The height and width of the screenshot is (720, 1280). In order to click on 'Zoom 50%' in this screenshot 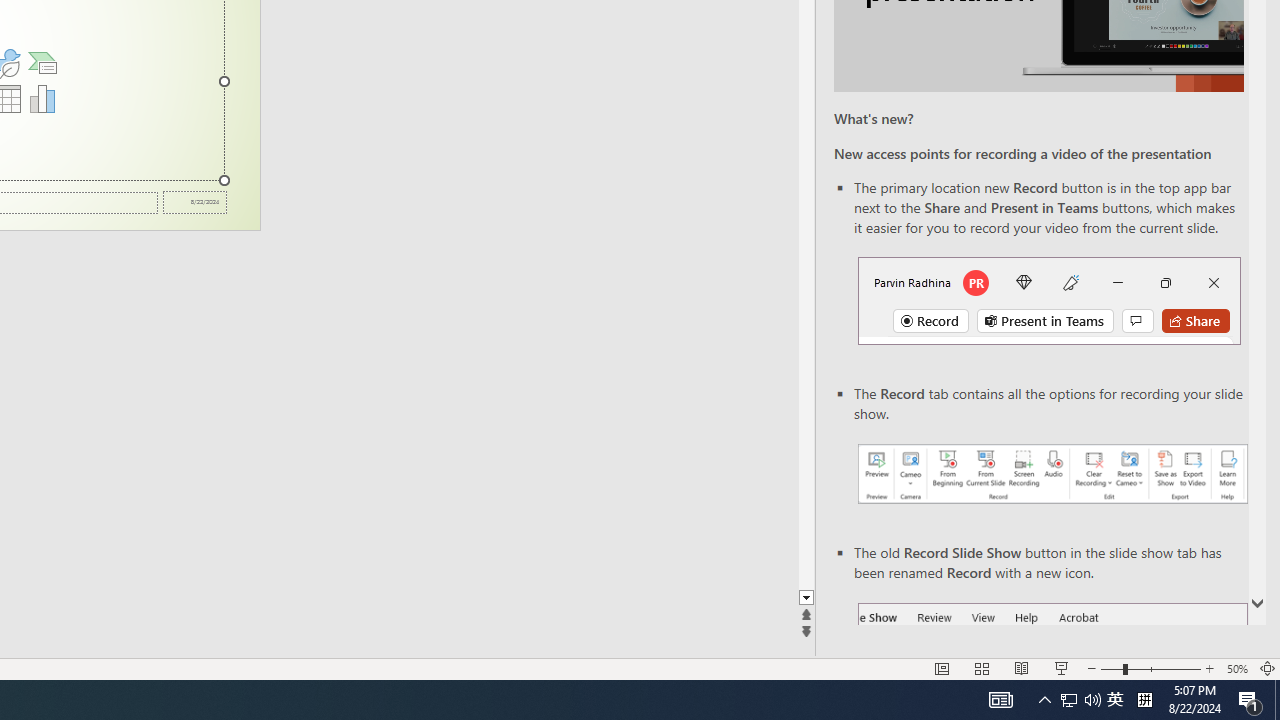, I will do `click(1236, 669)`.